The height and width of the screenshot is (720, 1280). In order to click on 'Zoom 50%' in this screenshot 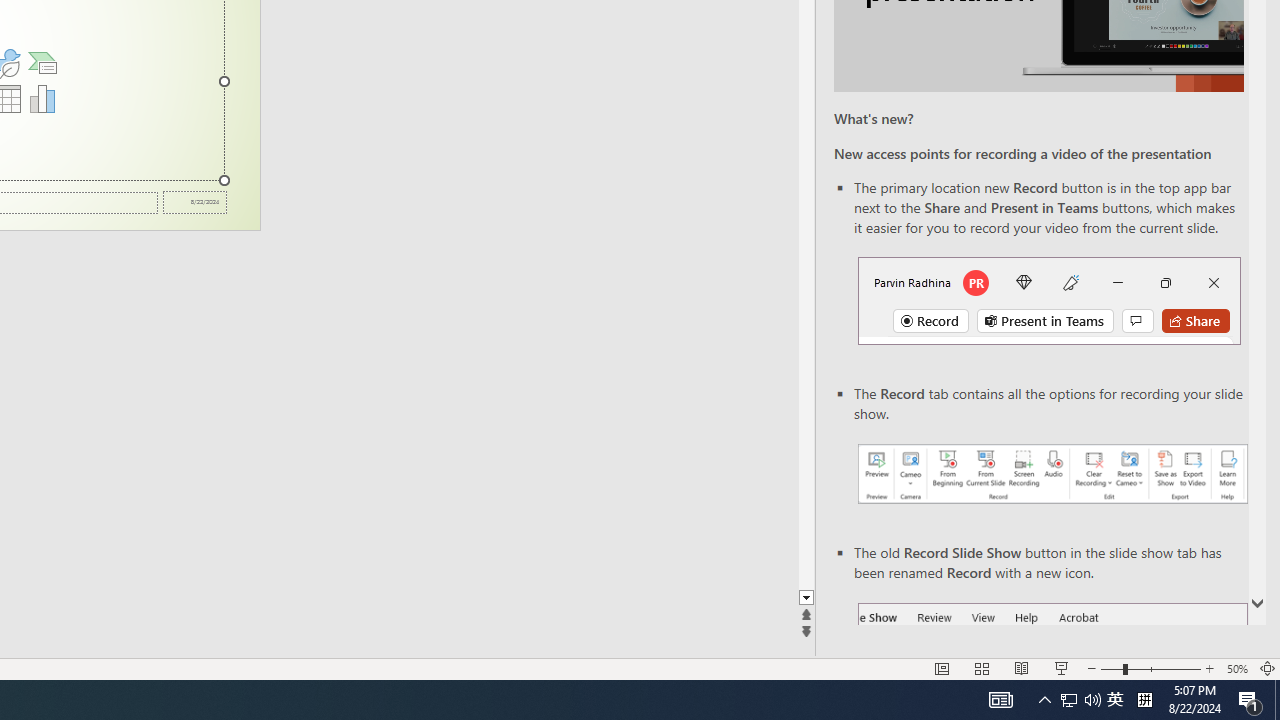, I will do `click(1236, 669)`.